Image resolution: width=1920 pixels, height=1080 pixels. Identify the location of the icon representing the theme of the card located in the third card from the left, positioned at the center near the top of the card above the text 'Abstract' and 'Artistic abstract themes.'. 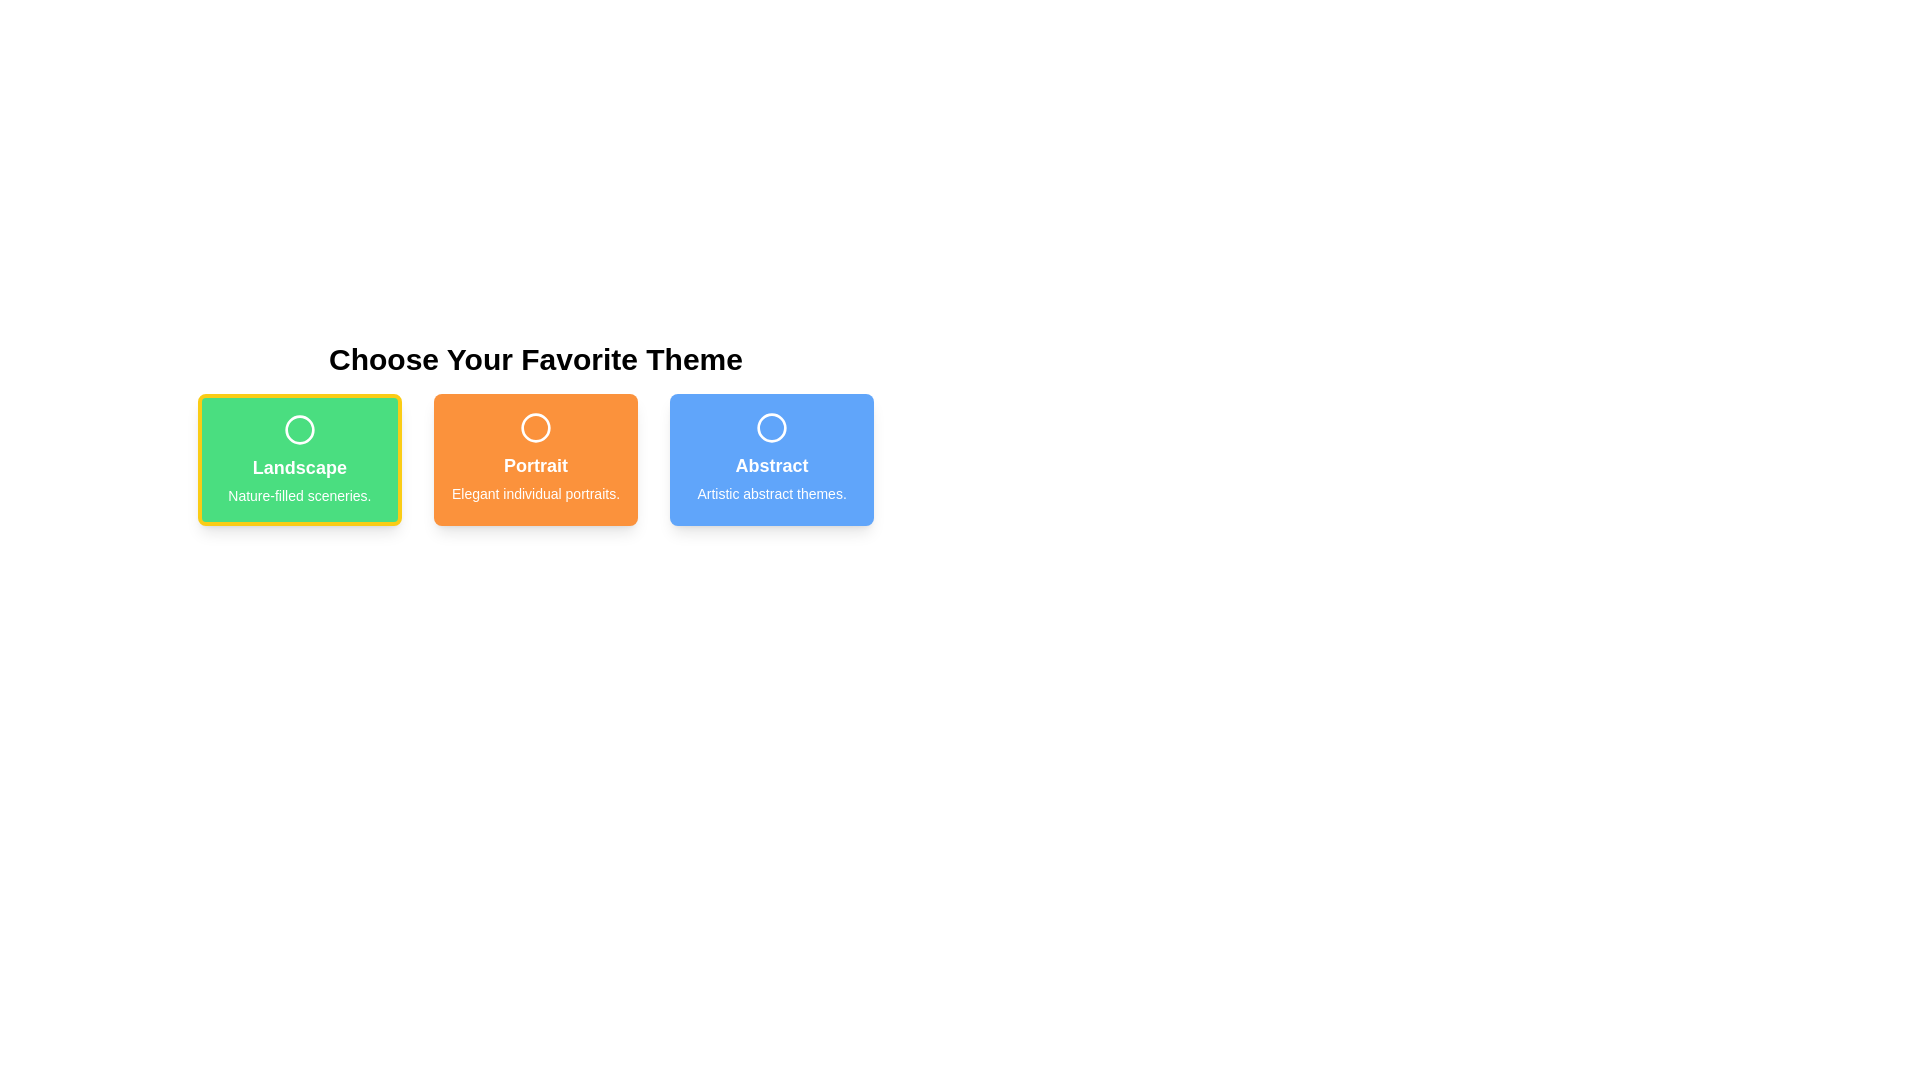
(771, 427).